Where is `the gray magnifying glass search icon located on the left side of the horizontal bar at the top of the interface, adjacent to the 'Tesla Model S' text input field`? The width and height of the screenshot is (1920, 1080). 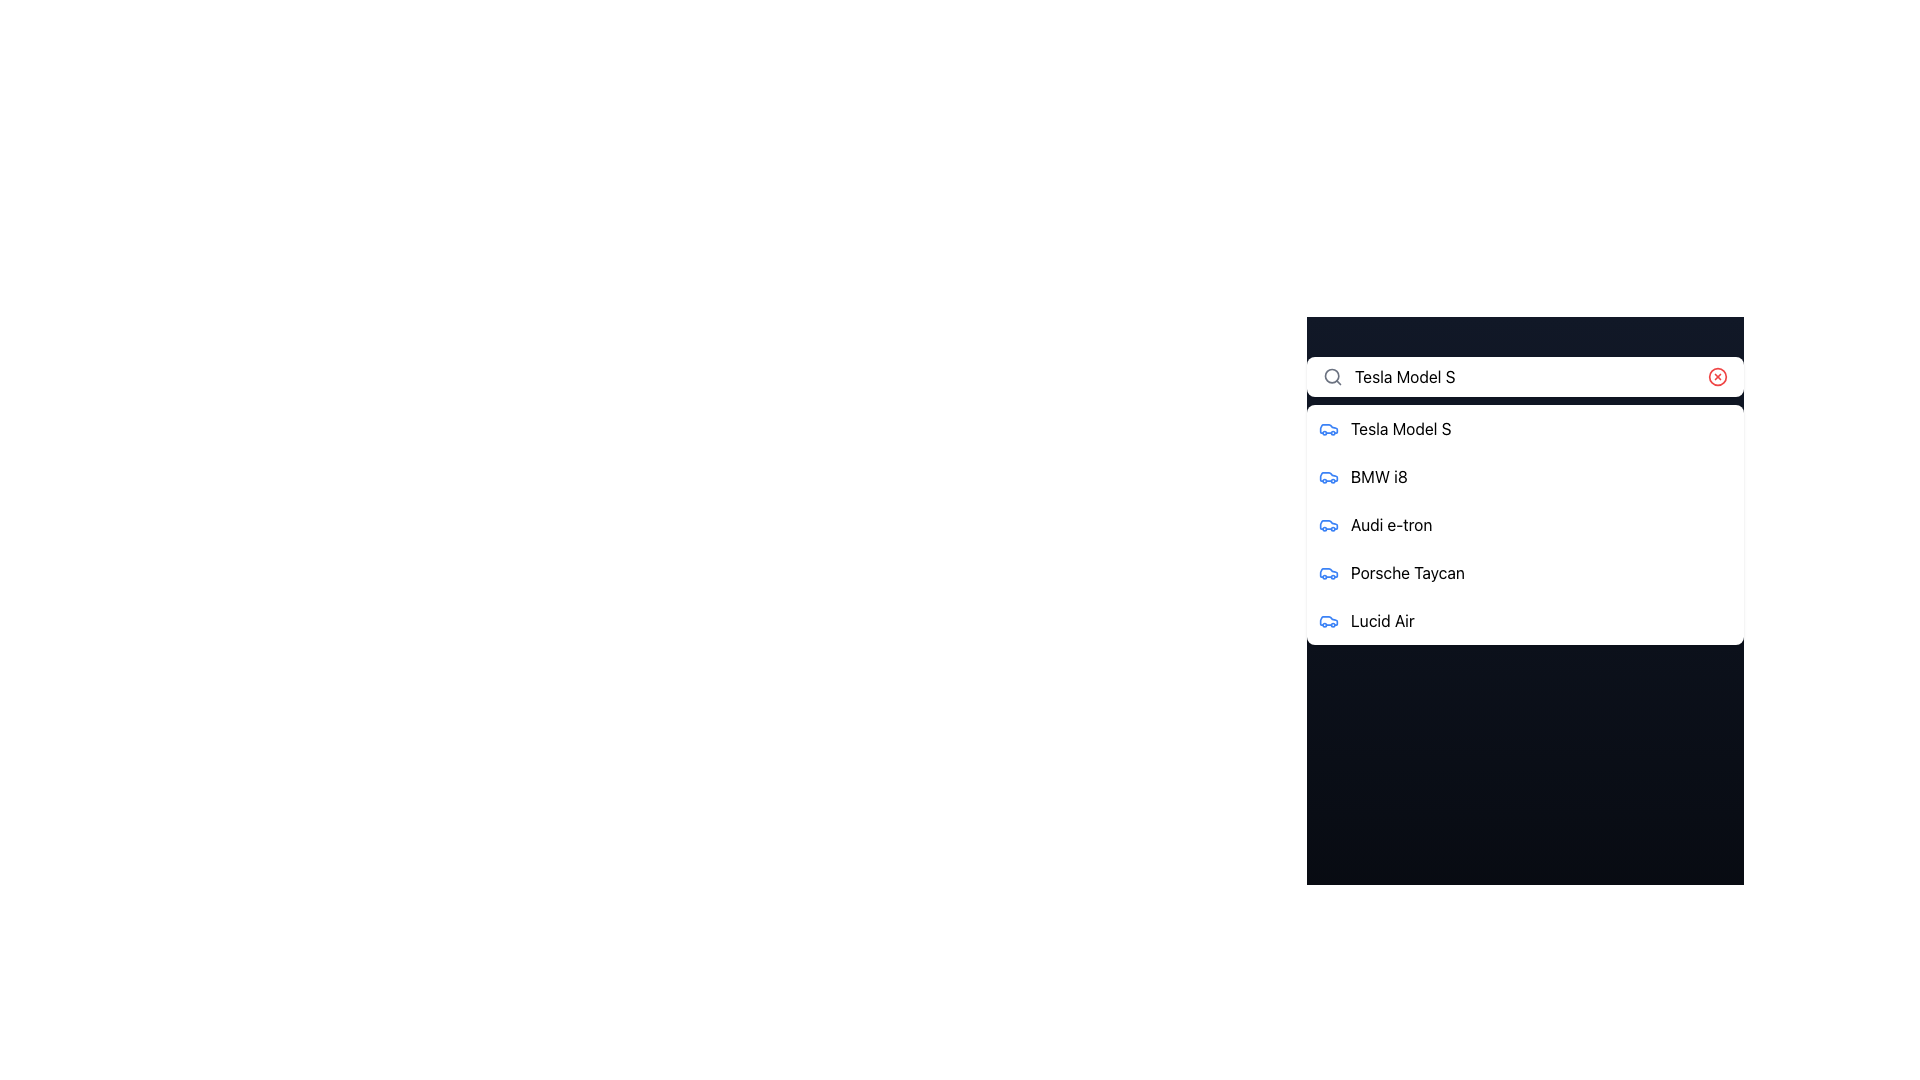 the gray magnifying glass search icon located on the left side of the horizontal bar at the top of the interface, adjacent to the 'Tesla Model S' text input field is located at coordinates (1333, 377).